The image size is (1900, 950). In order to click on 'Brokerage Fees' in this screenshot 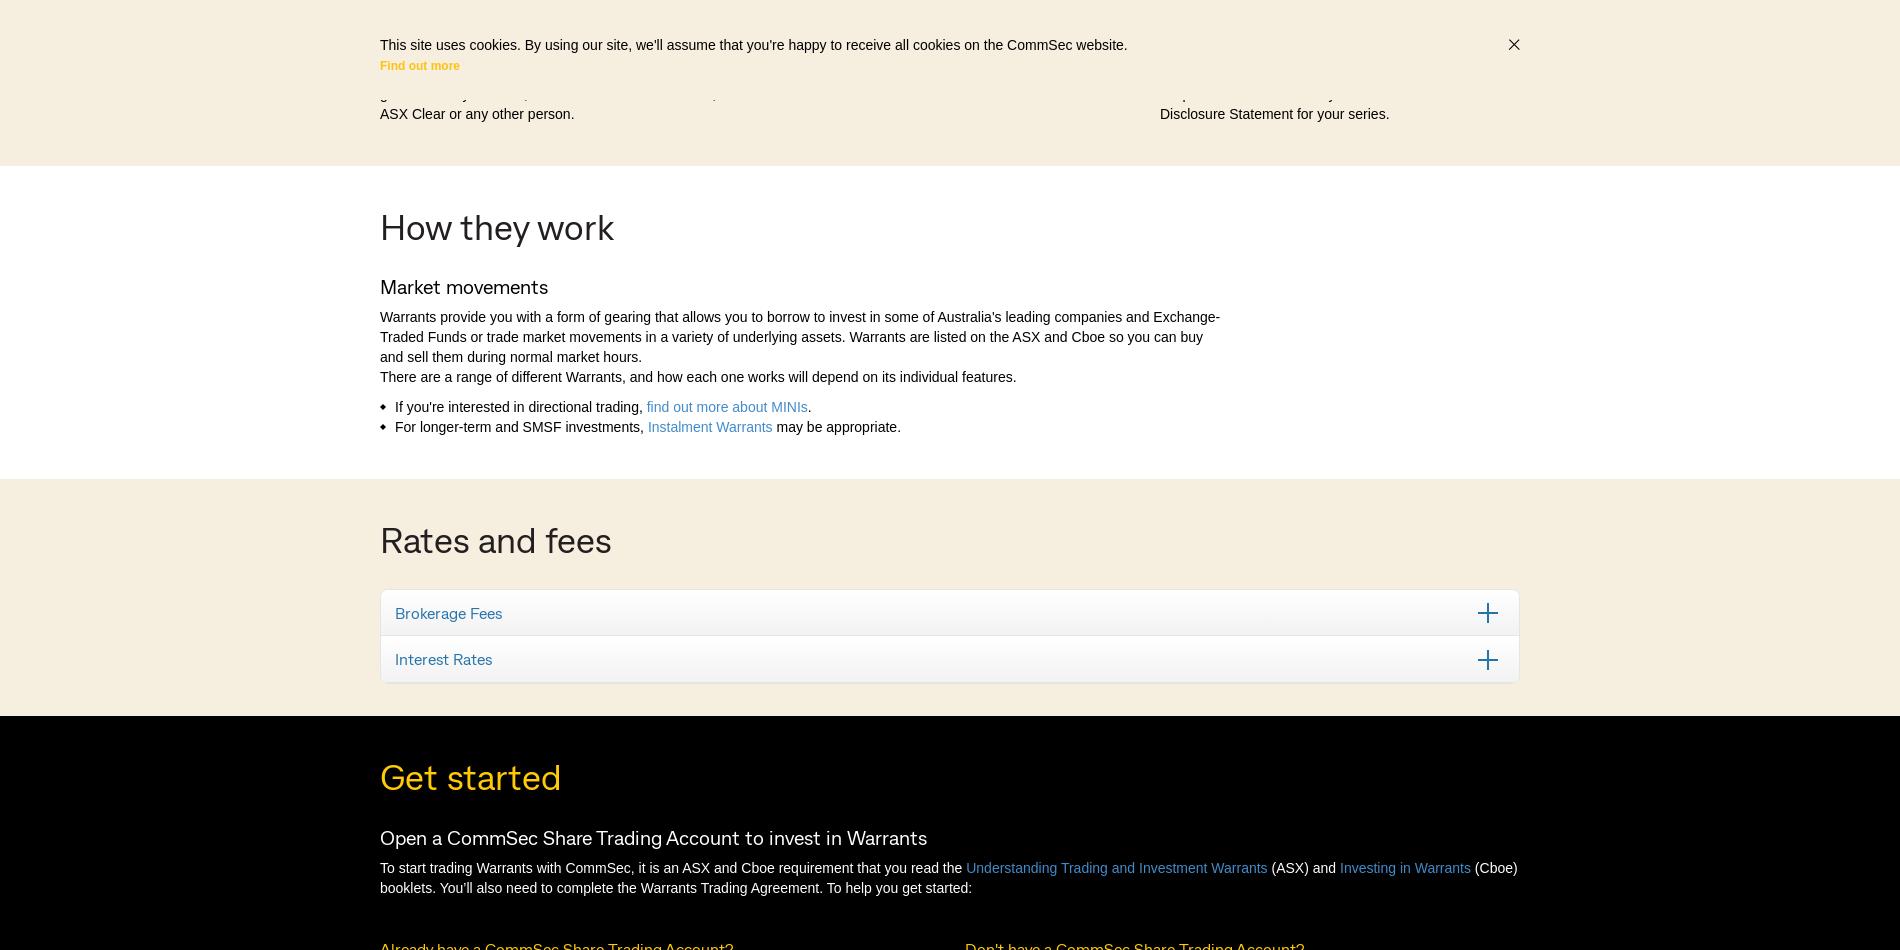, I will do `click(447, 611)`.